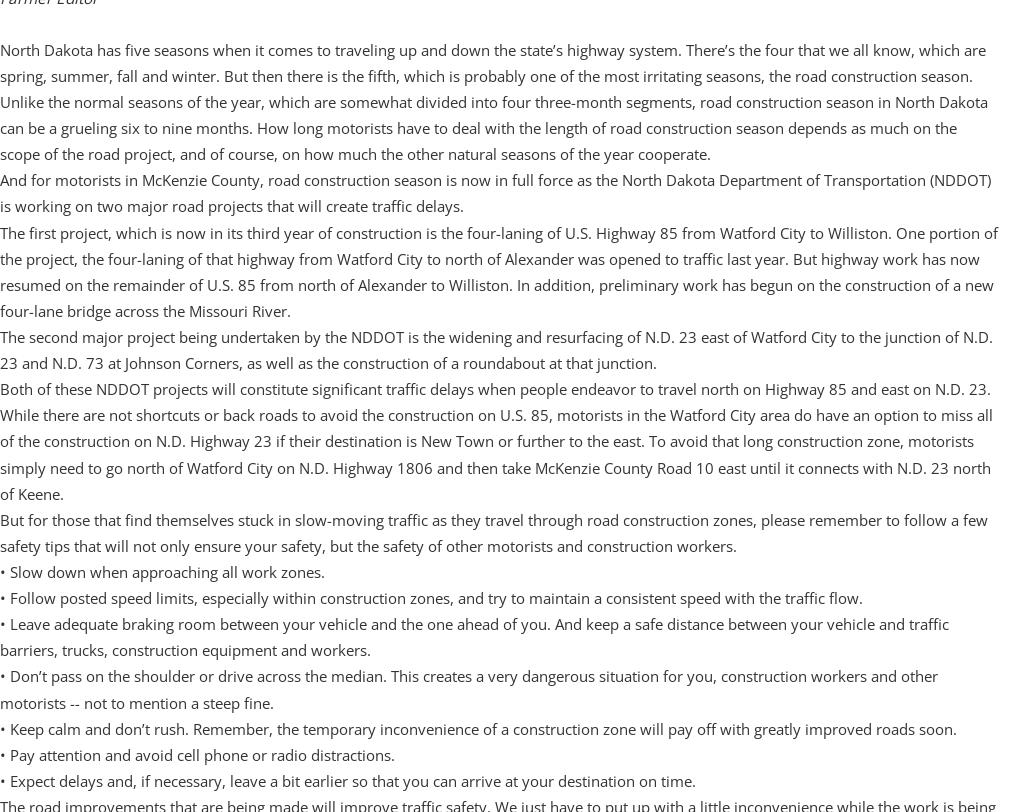 Image resolution: width=1022 pixels, height=812 pixels. Describe the element at coordinates (39, 46) in the screenshot. I see `'Phone:'` at that location.